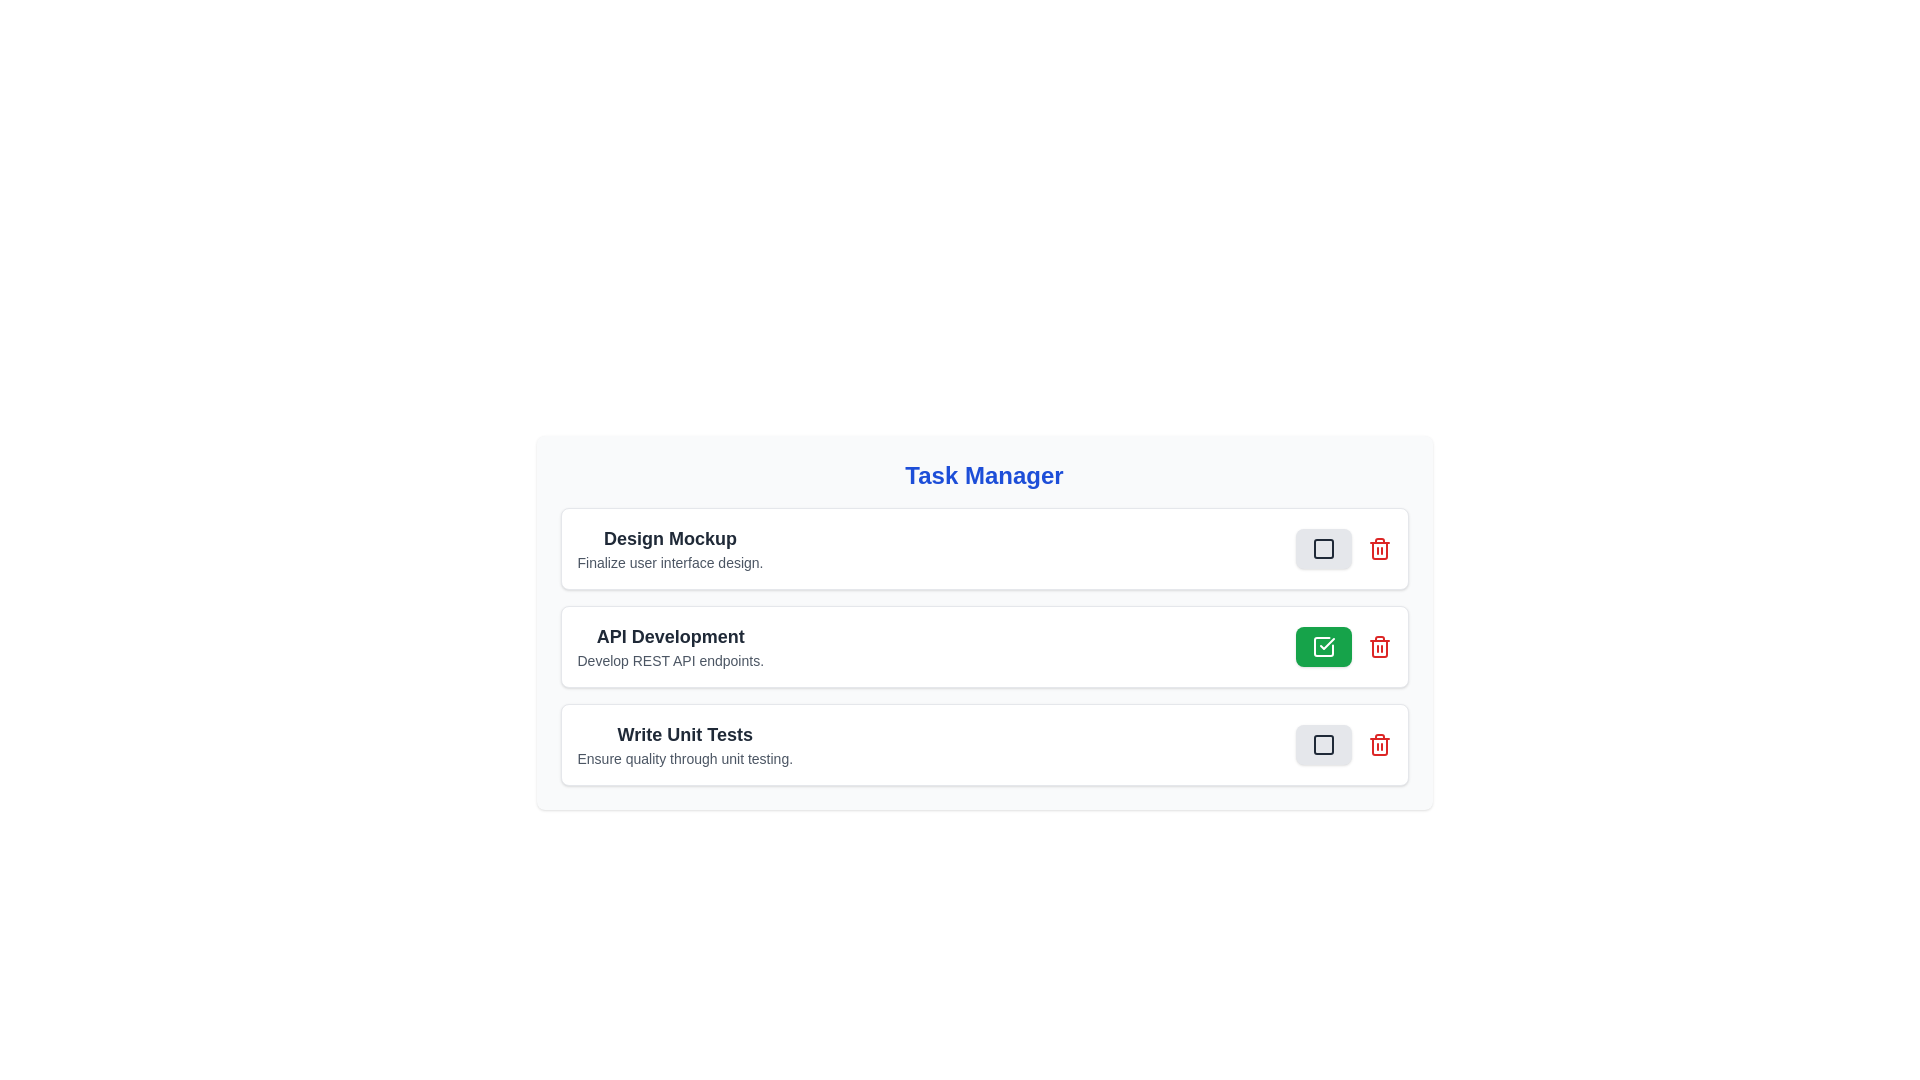 The height and width of the screenshot is (1080, 1920). What do you see at coordinates (1323, 548) in the screenshot?
I see `the square-shaped toggle button with a gray background and black border, located to the right of the 'Design Mockup' row in the task manager interface` at bounding box center [1323, 548].